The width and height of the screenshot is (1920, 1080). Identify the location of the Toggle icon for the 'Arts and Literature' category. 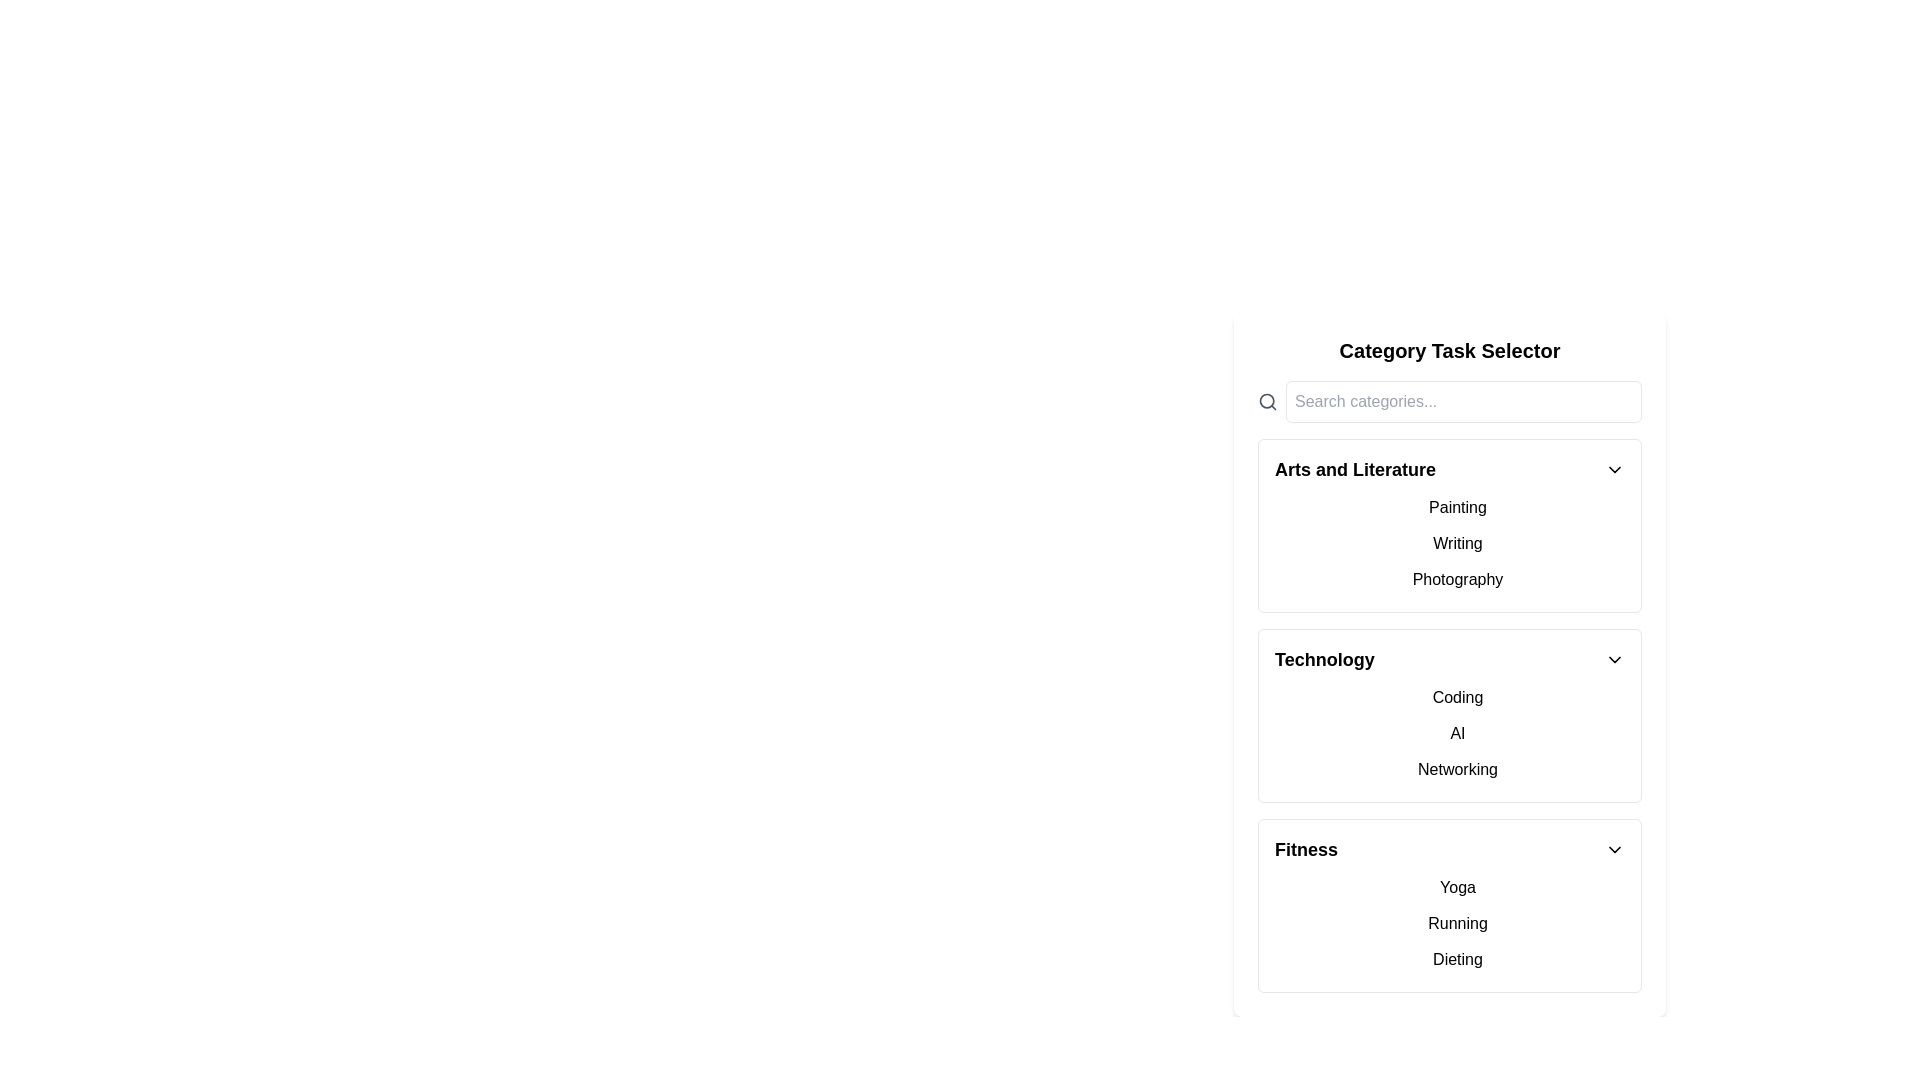
(1614, 470).